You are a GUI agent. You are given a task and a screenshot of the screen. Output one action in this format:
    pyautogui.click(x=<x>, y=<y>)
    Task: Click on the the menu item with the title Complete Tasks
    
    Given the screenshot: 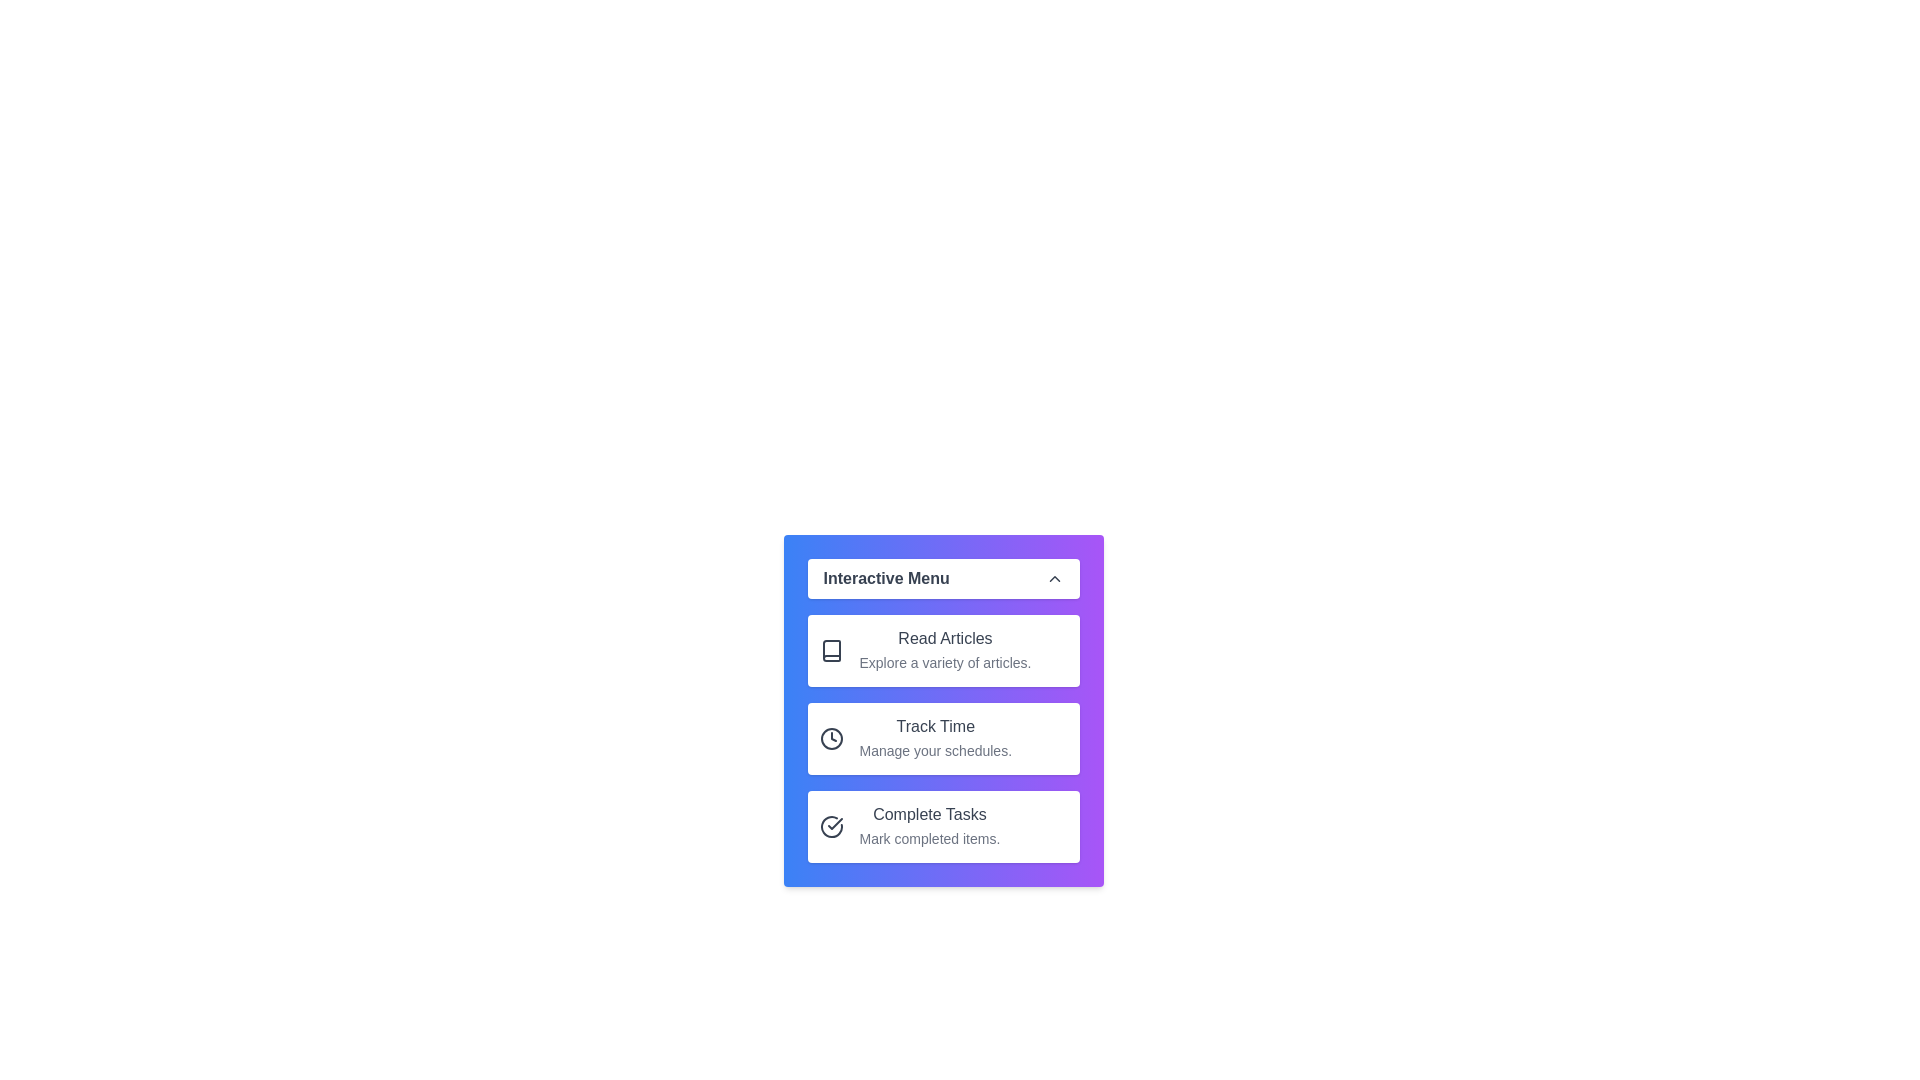 What is the action you would take?
    pyautogui.click(x=942, y=826)
    